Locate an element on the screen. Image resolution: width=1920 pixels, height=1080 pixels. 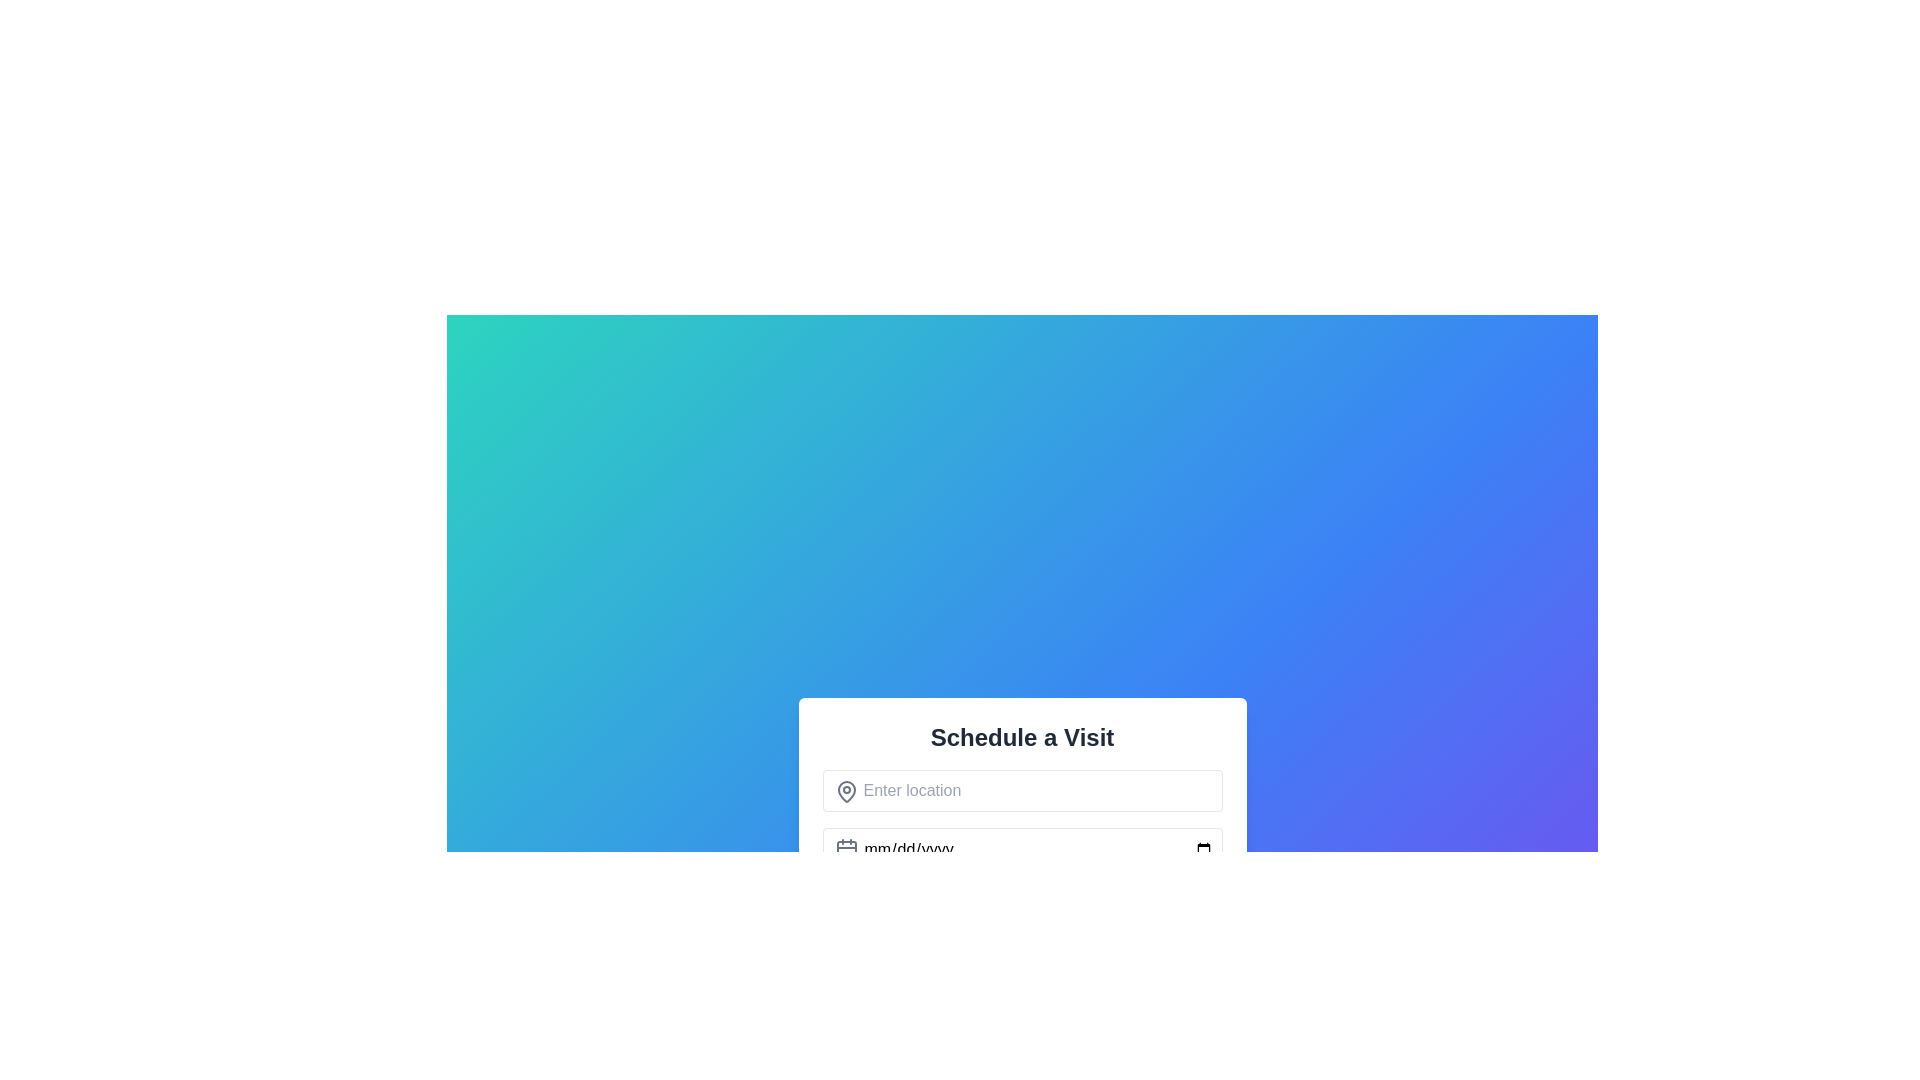
the Date input field located below the 'Enter location' input field and above the time selection field in the 'Schedule a Visit' section to focus is located at coordinates (1022, 849).